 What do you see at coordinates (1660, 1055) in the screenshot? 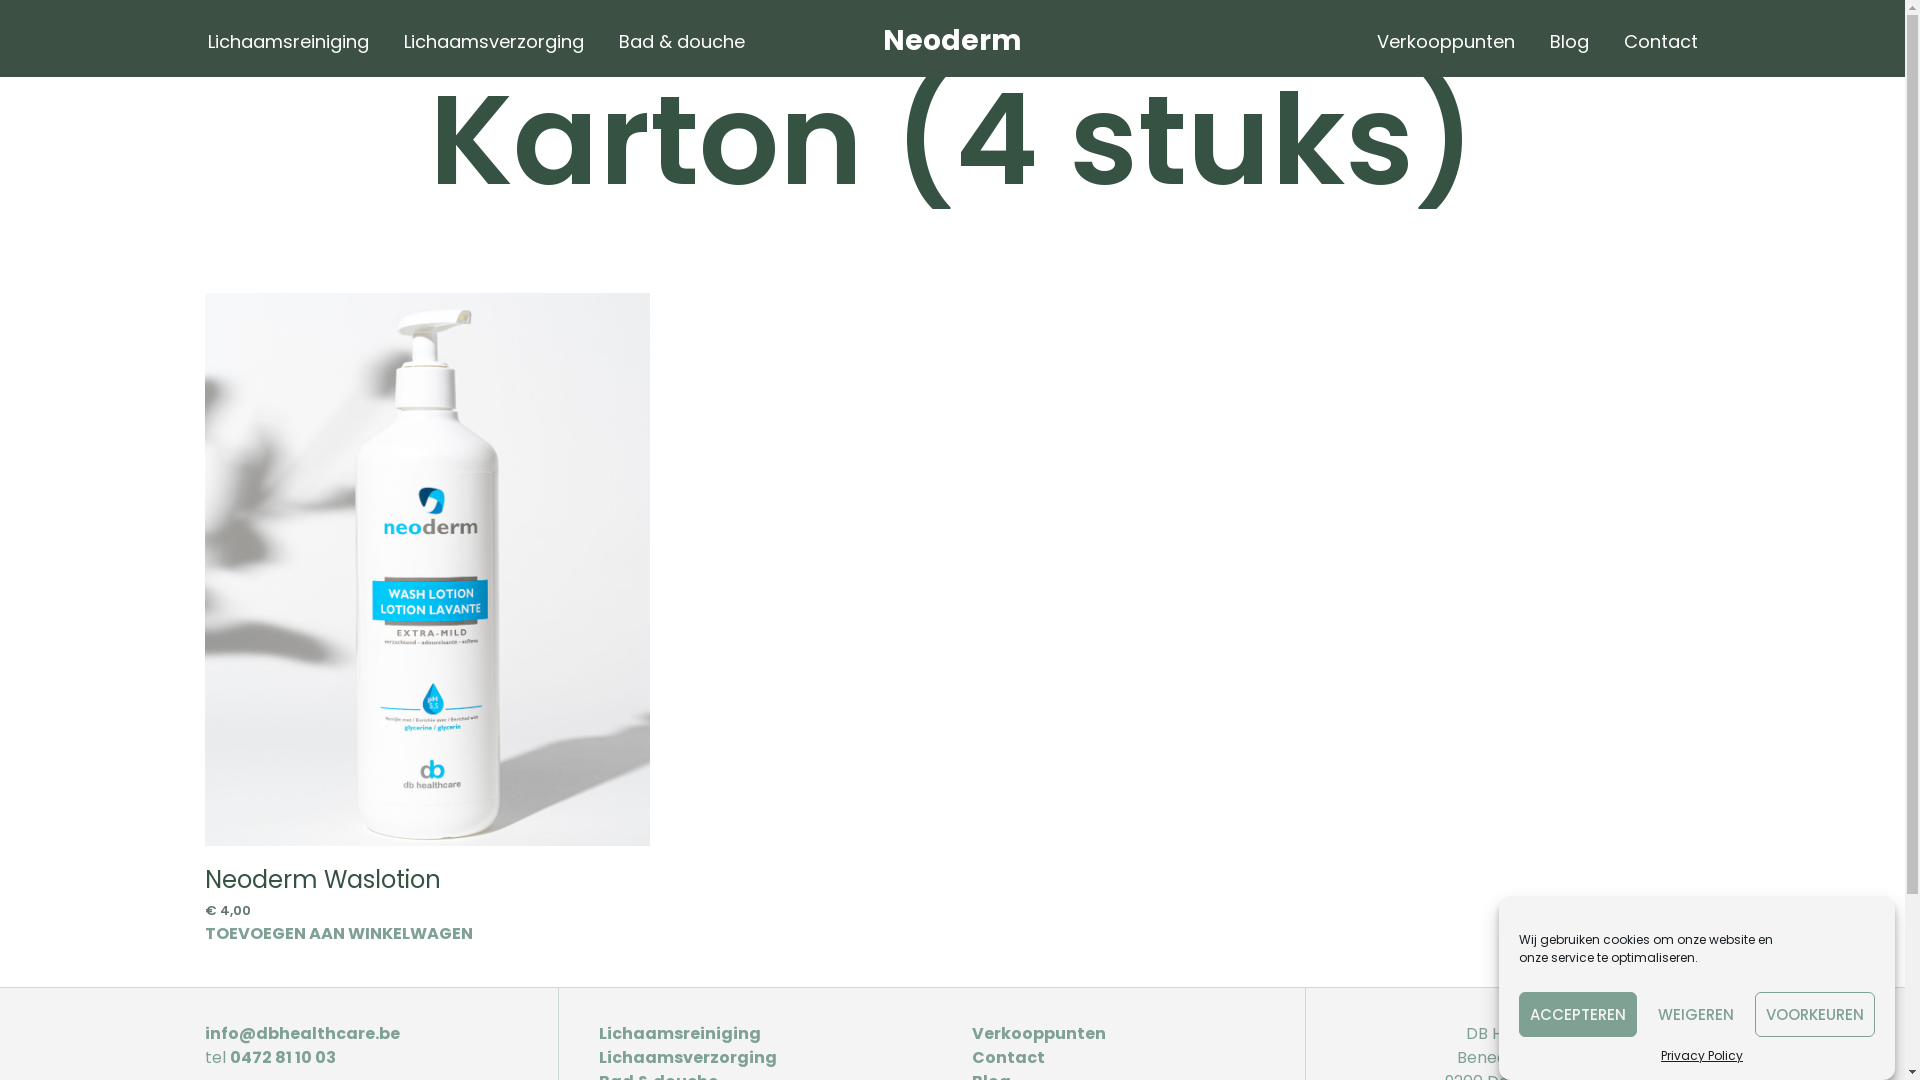
I see `'Privacy Policy'` at bounding box center [1660, 1055].